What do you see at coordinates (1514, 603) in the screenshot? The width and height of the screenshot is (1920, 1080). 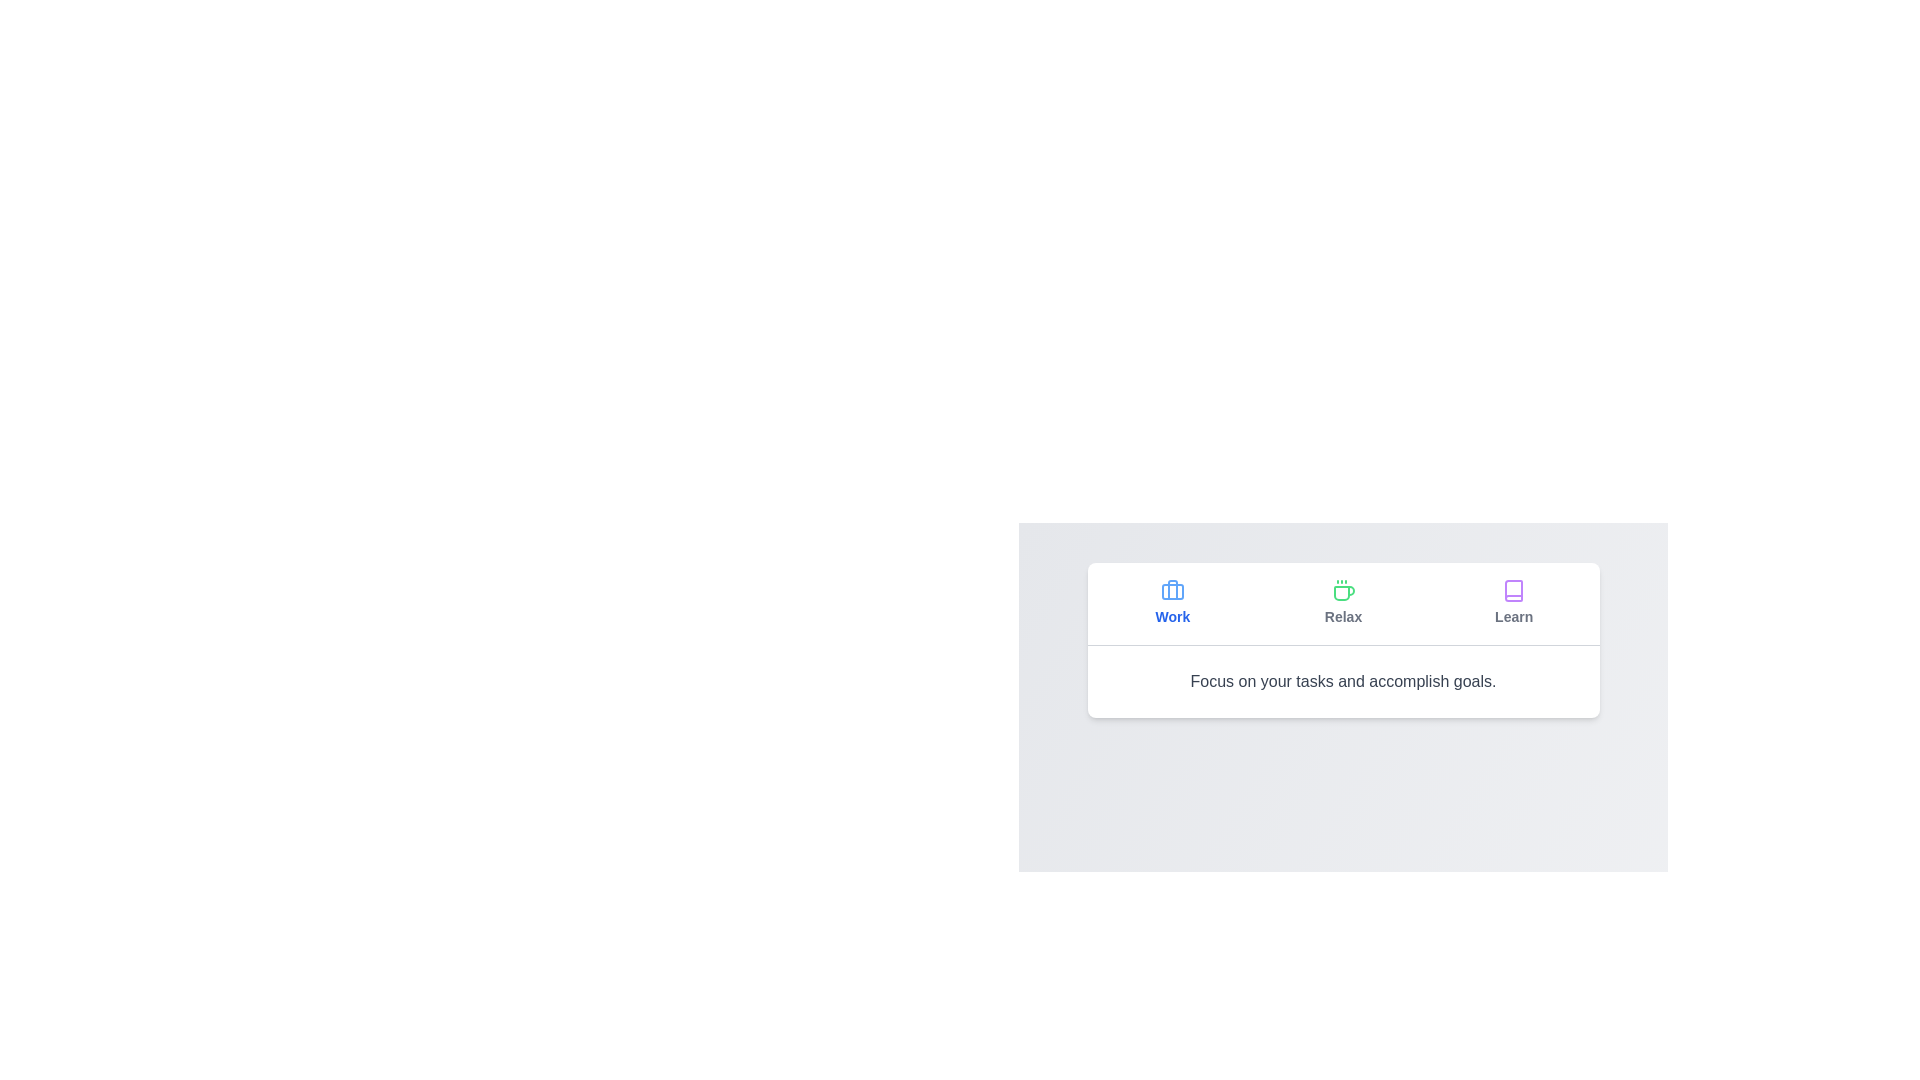 I see `the tab labeled Learn to observe its hover effect` at bounding box center [1514, 603].